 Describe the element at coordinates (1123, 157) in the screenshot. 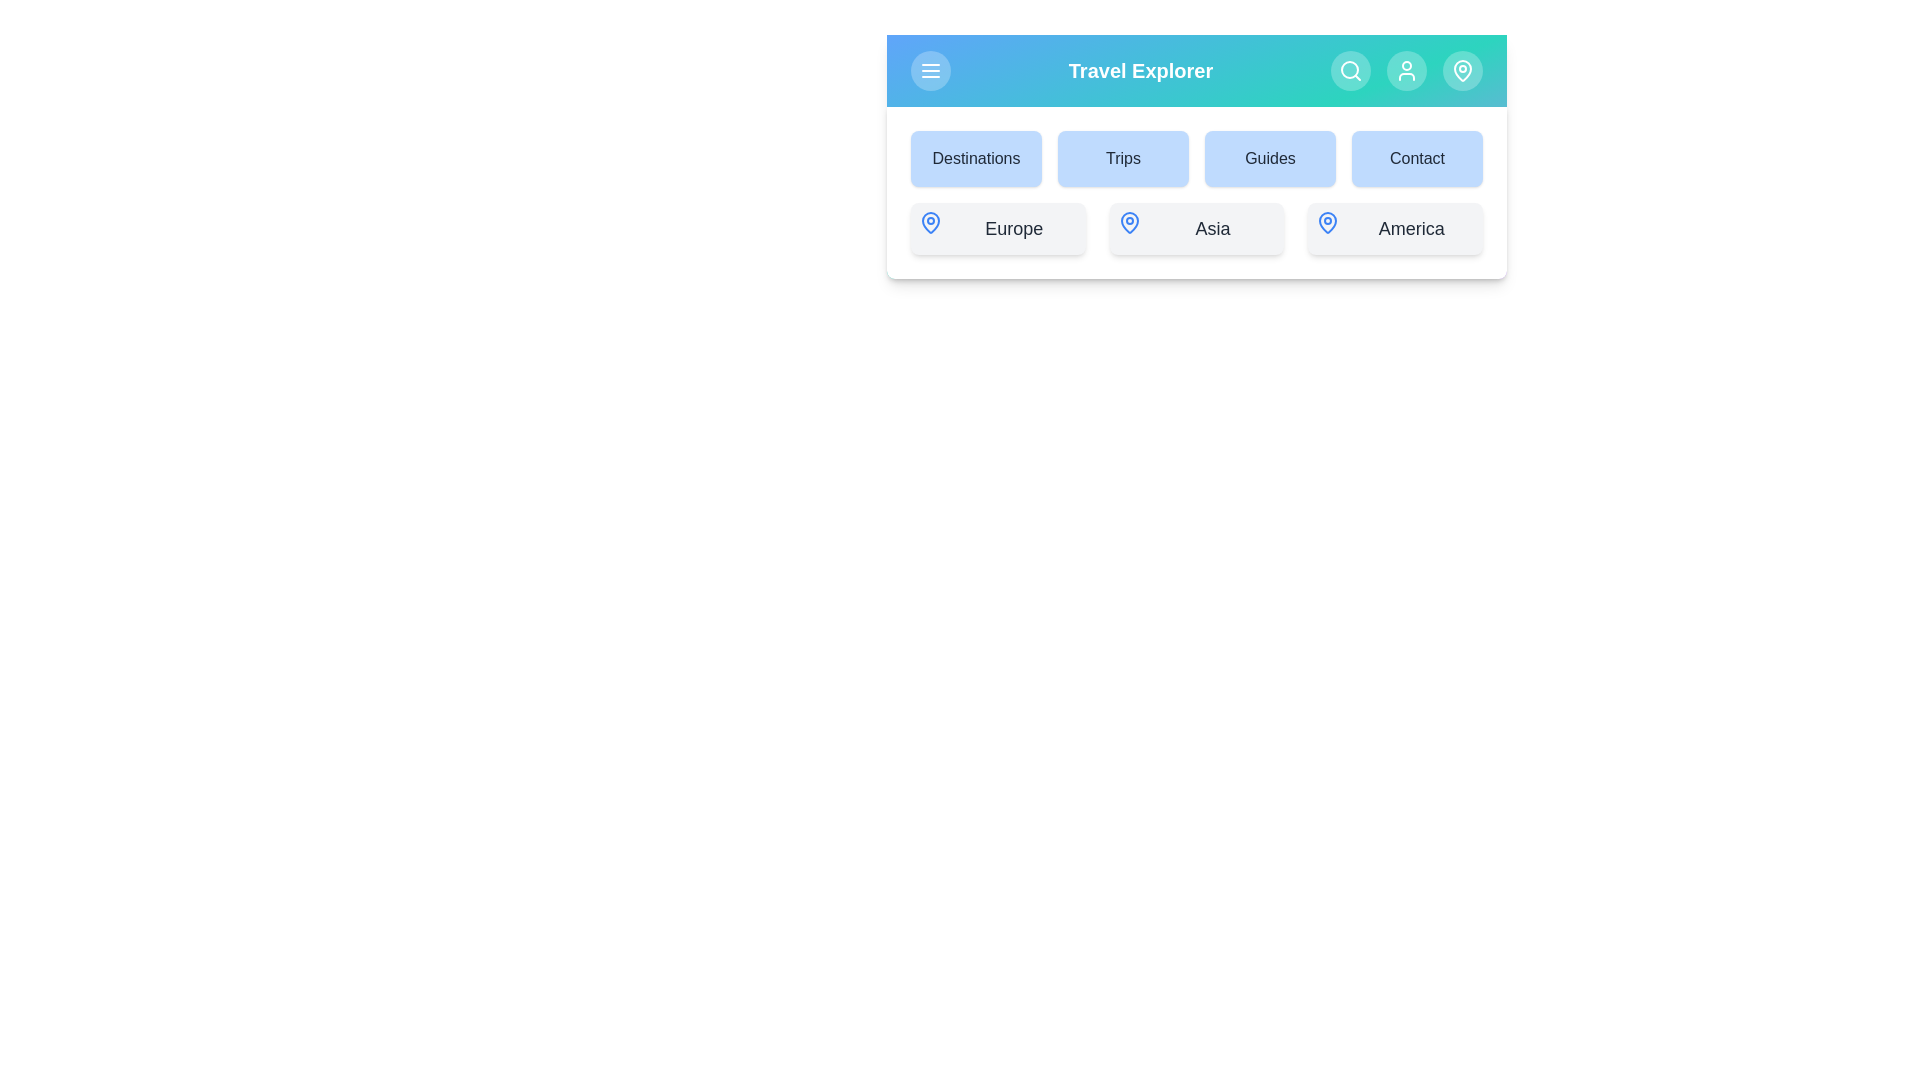

I see `the Trips button in the navigation bar` at that location.